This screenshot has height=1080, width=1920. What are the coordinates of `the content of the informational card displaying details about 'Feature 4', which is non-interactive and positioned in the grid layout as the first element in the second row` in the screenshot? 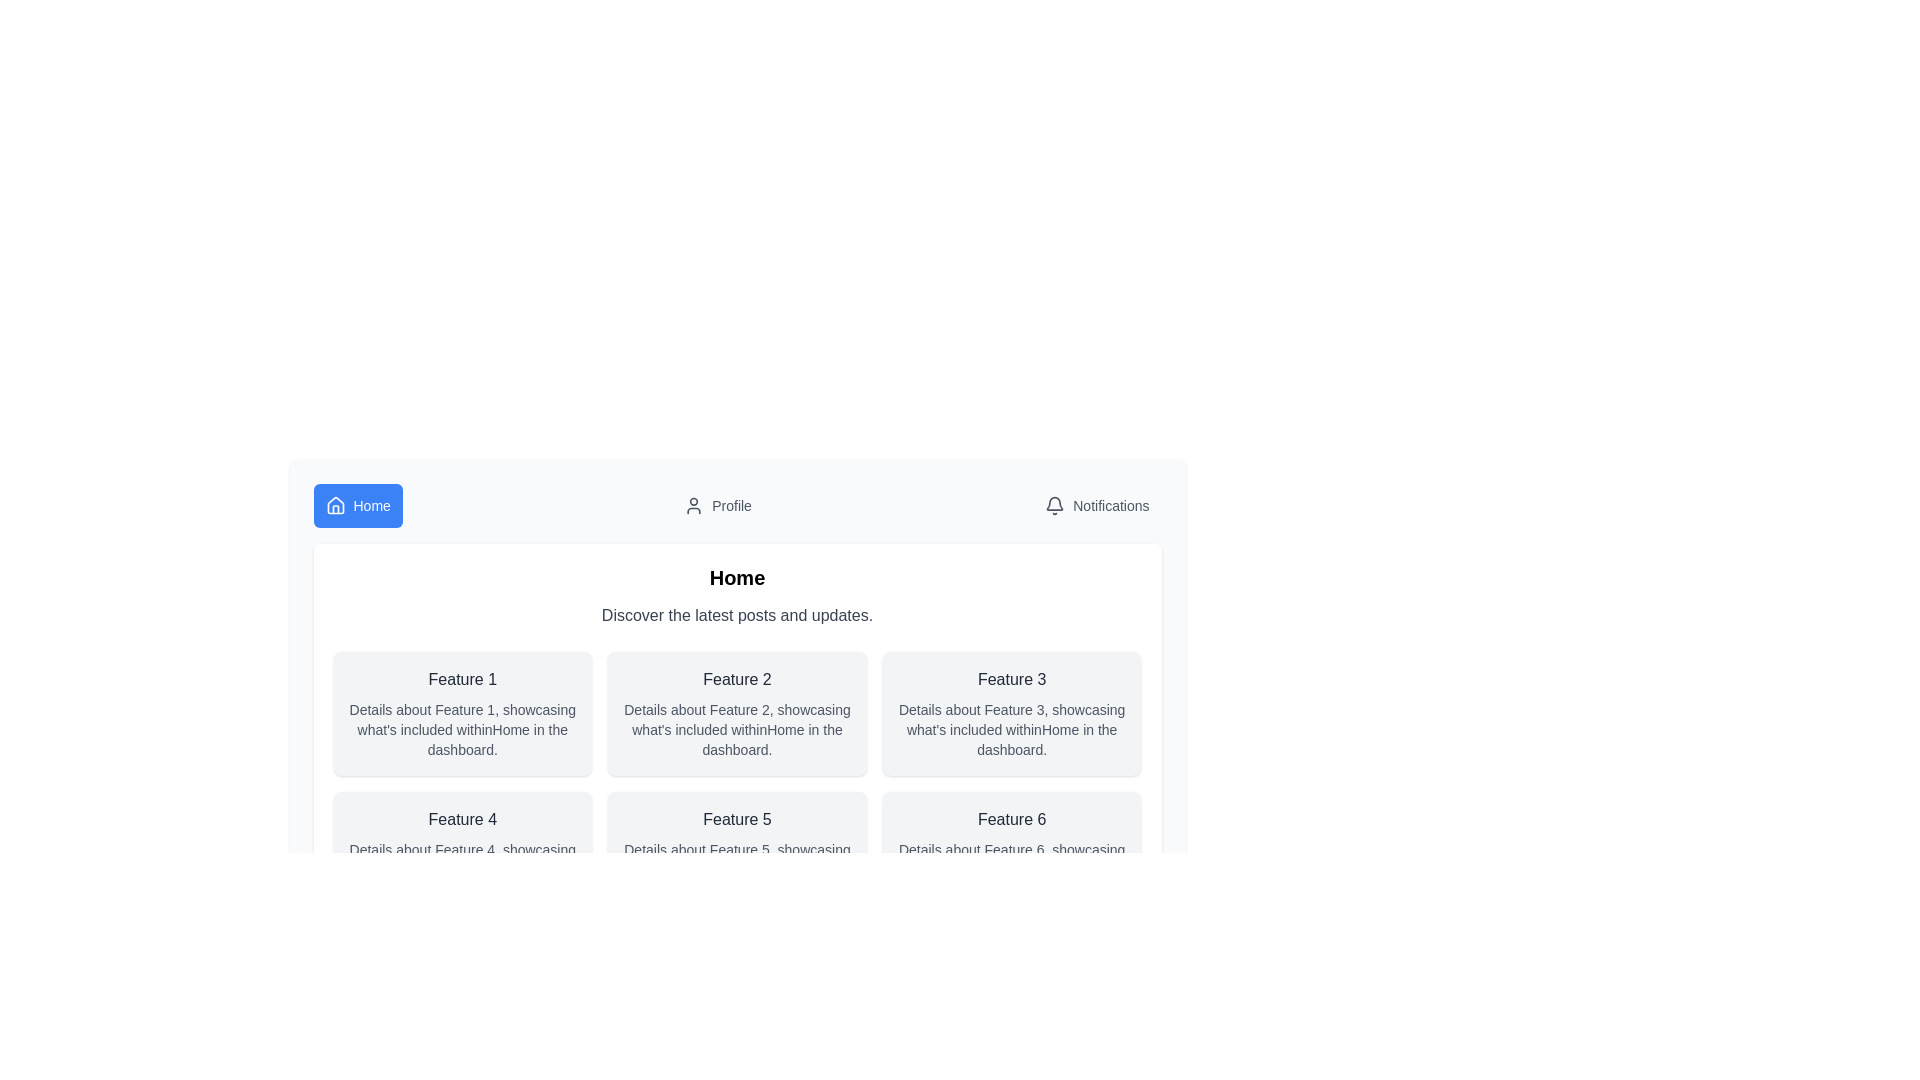 It's located at (461, 853).